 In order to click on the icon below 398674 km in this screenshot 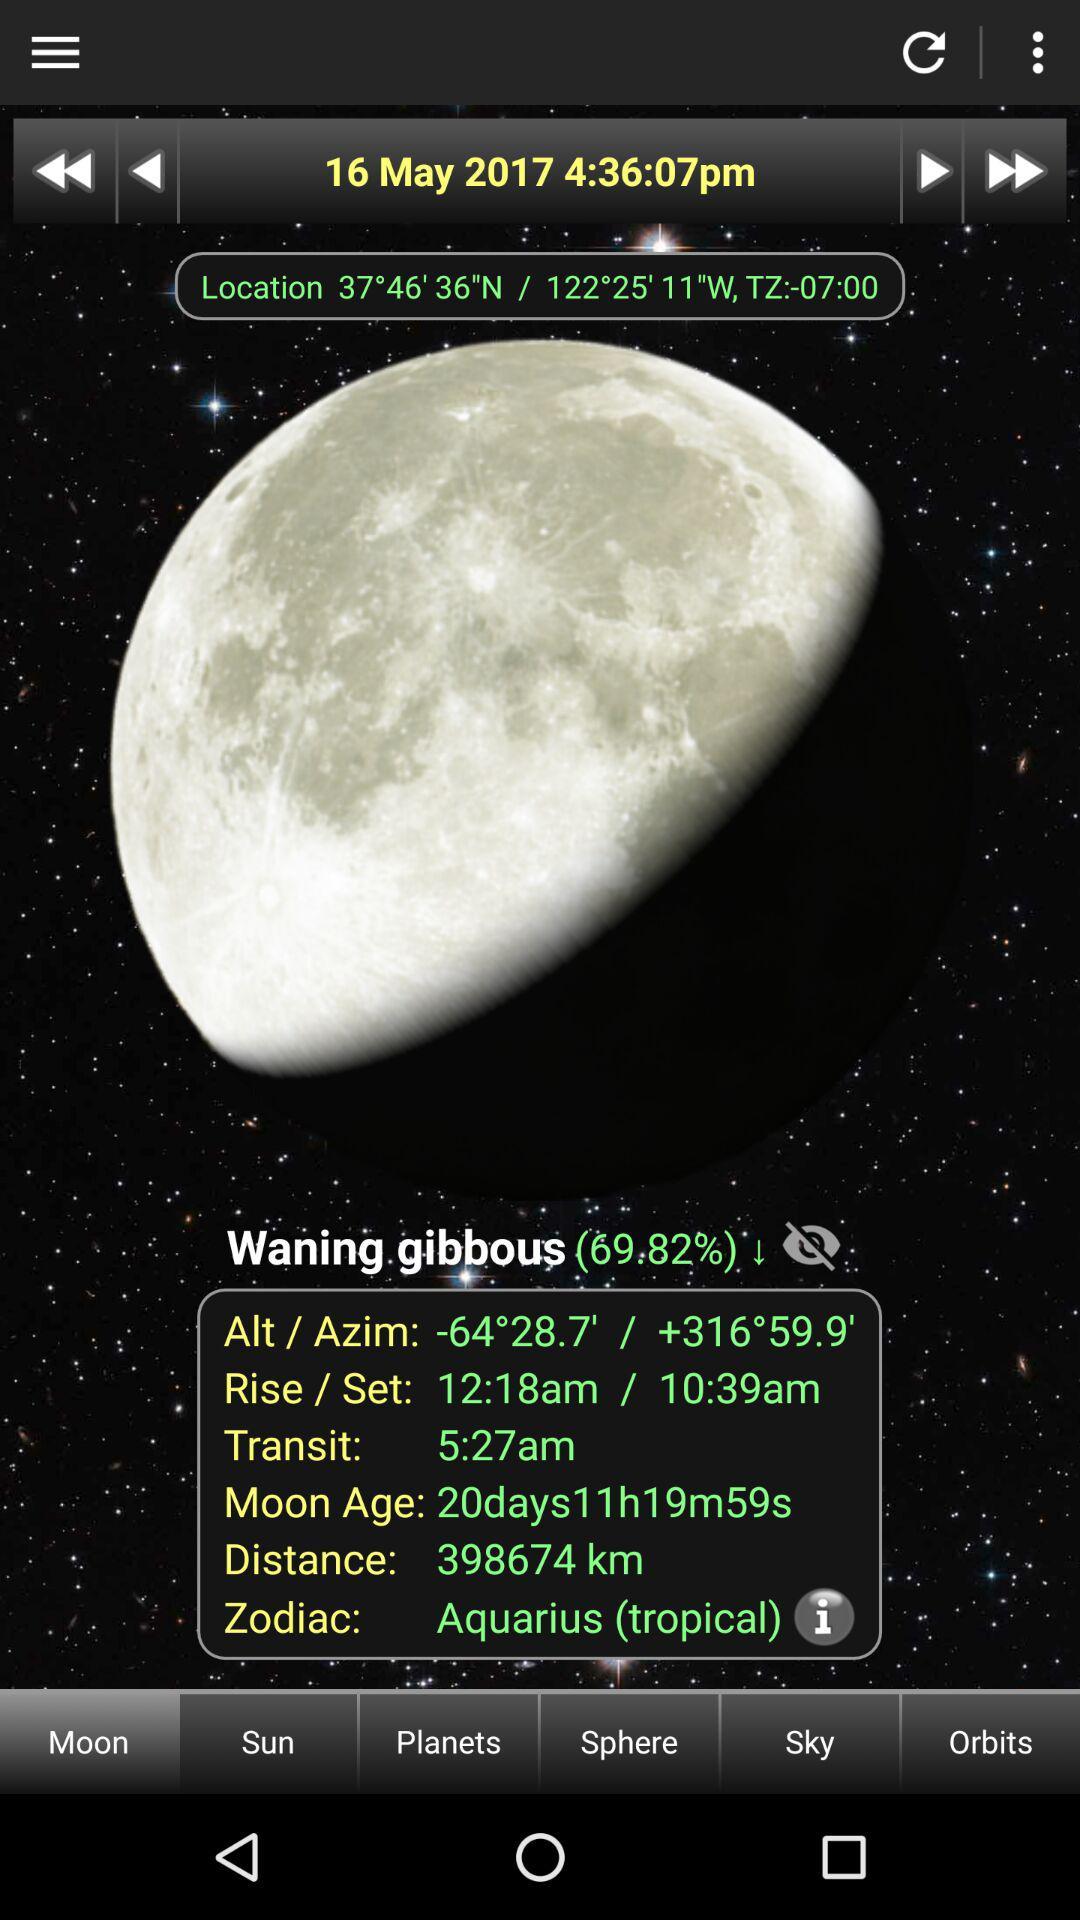, I will do `click(824, 1616)`.